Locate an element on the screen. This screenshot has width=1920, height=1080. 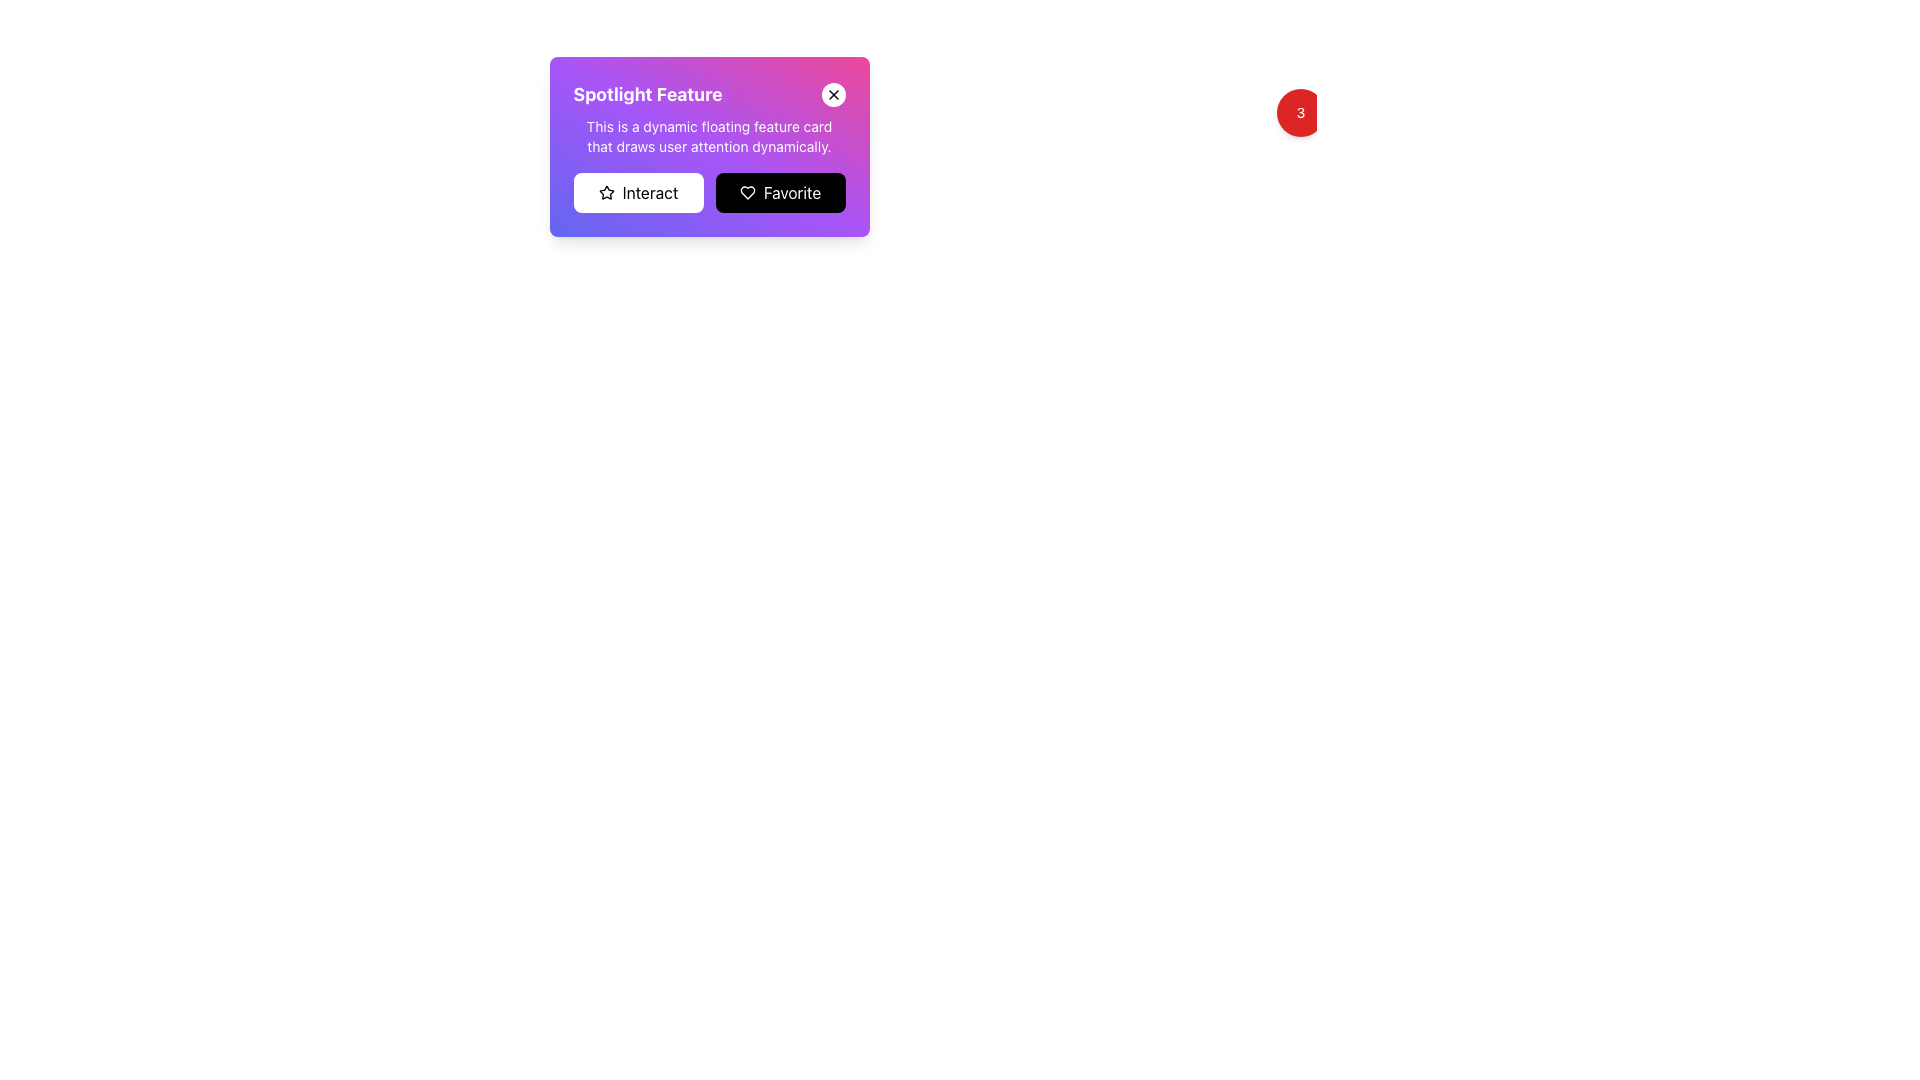
the star icon with an outlined design located to the left of the 'Interact' text within the button labeled 'Interact' in the 'Spotlight Feature' card is located at coordinates (605, 192).